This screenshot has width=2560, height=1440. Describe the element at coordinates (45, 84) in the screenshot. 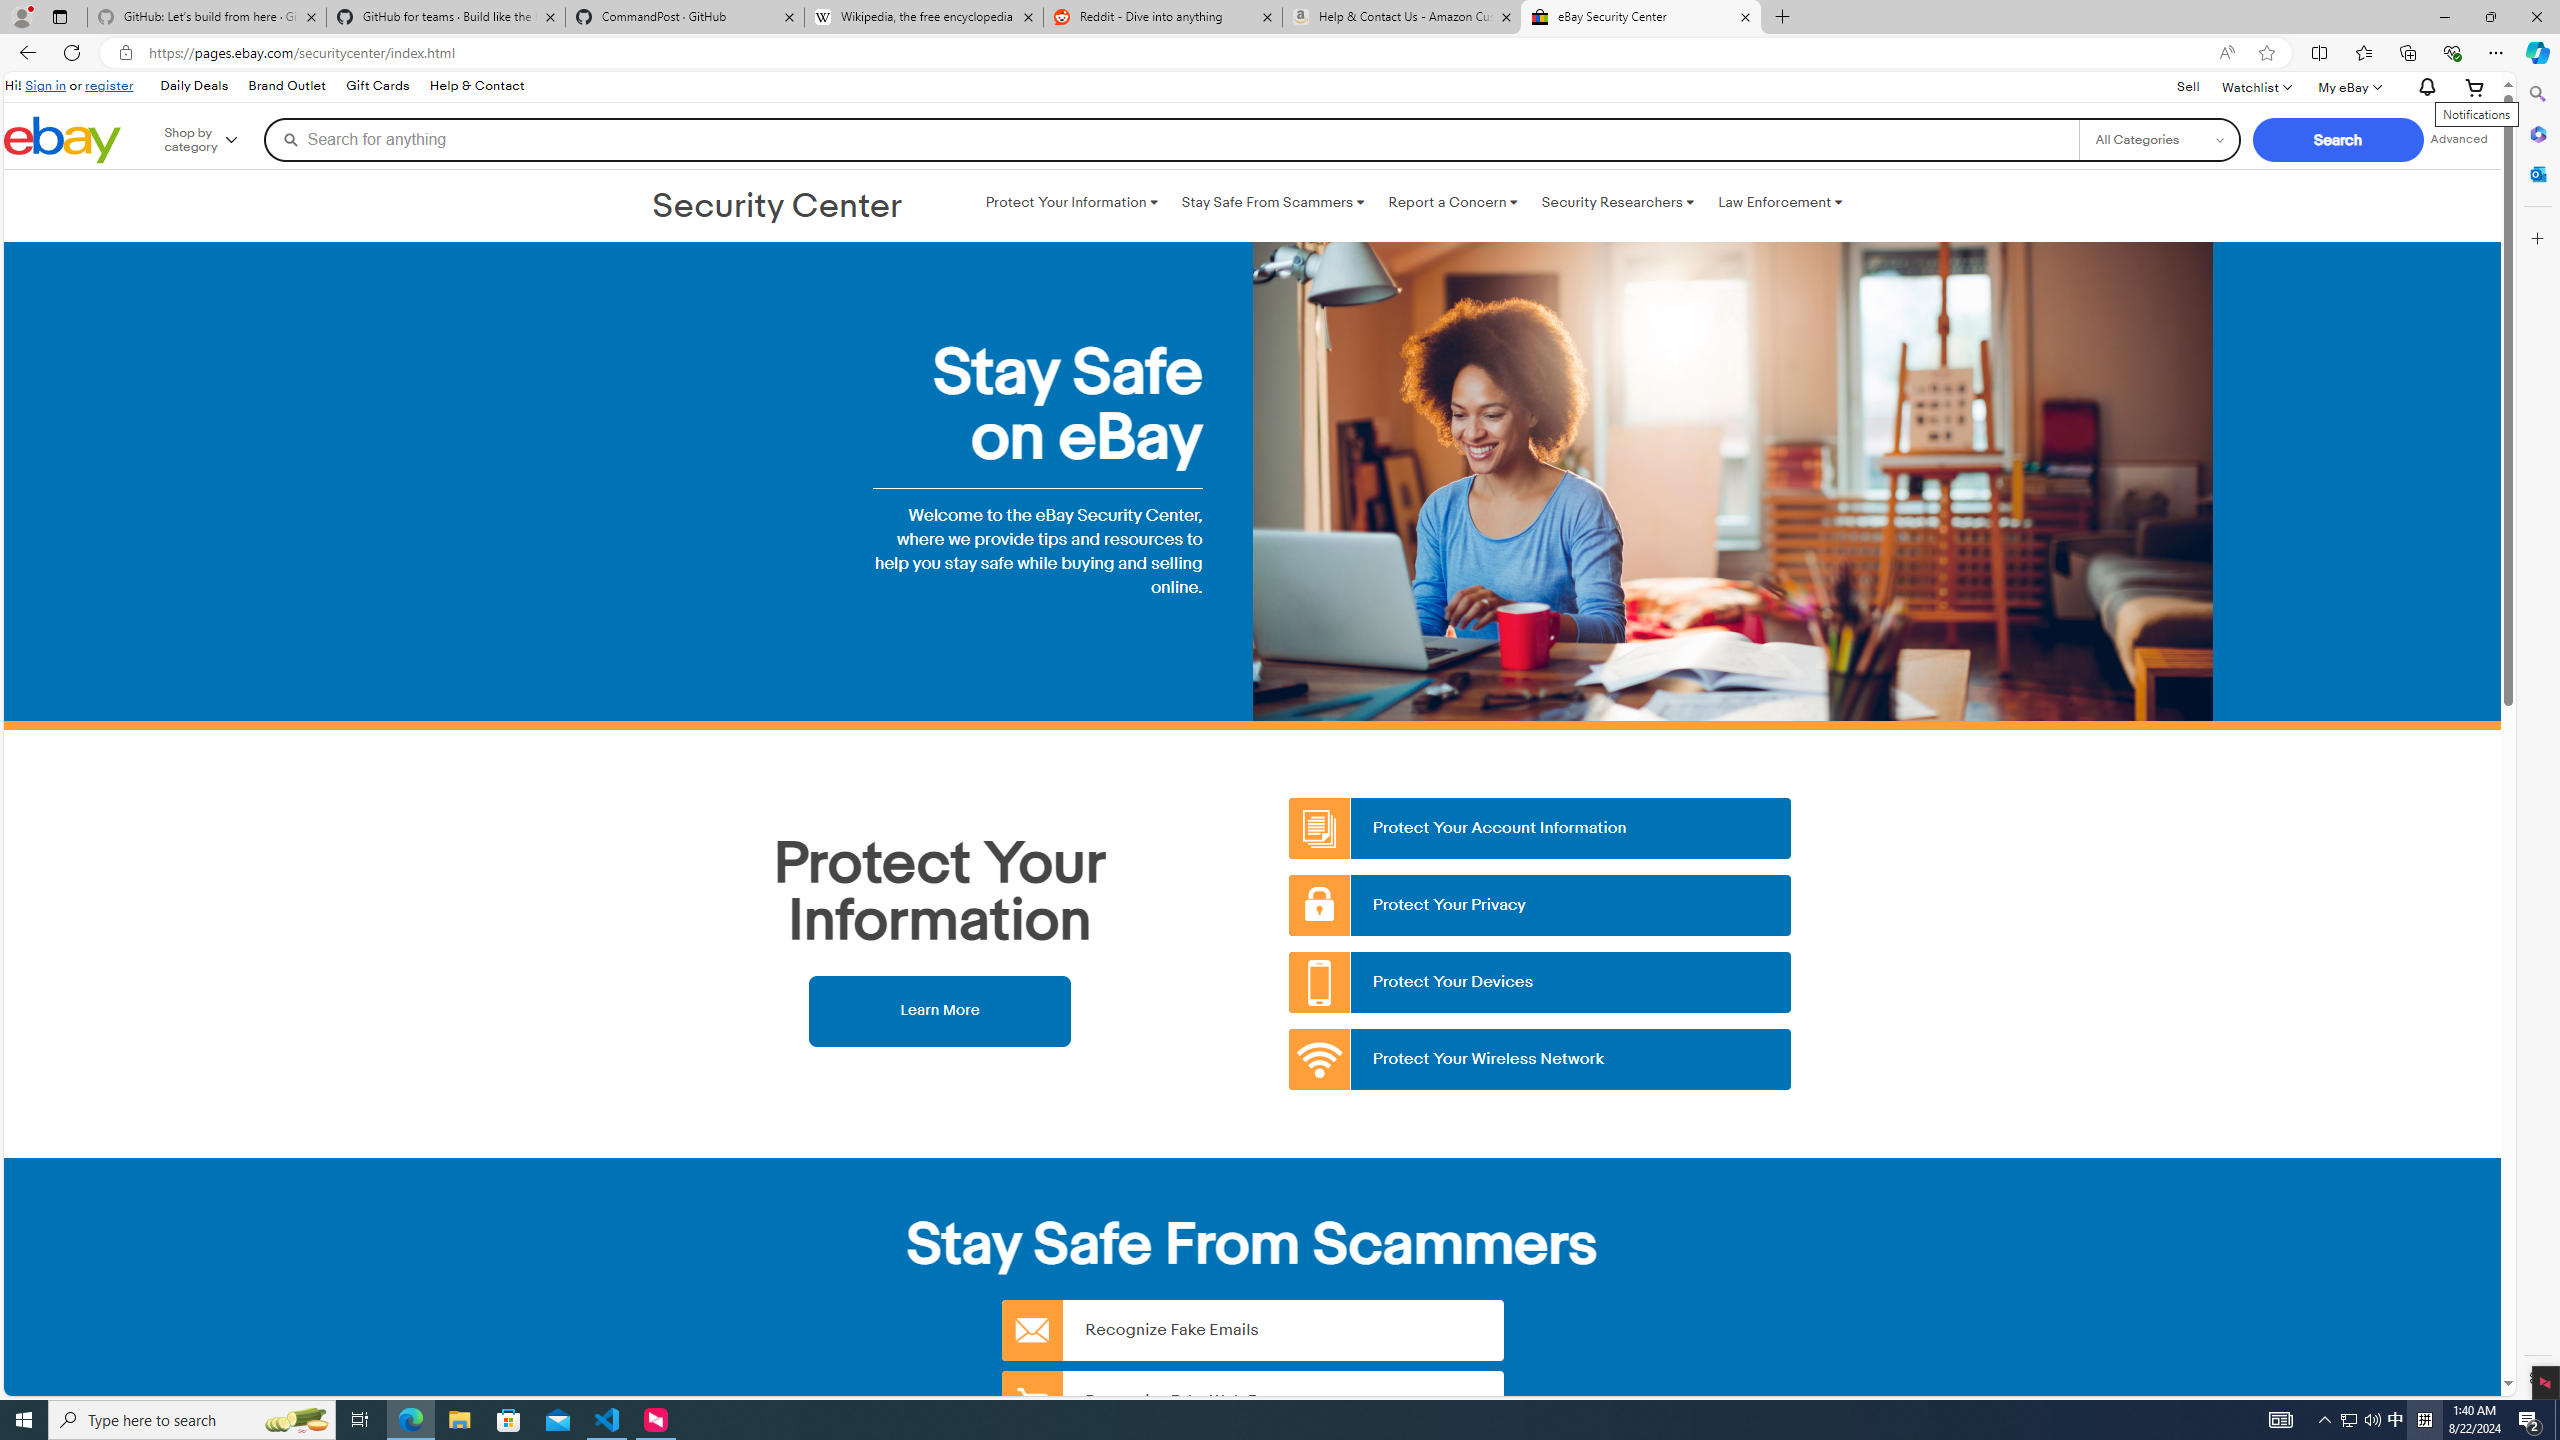

I see `'Sign in'` at that location.